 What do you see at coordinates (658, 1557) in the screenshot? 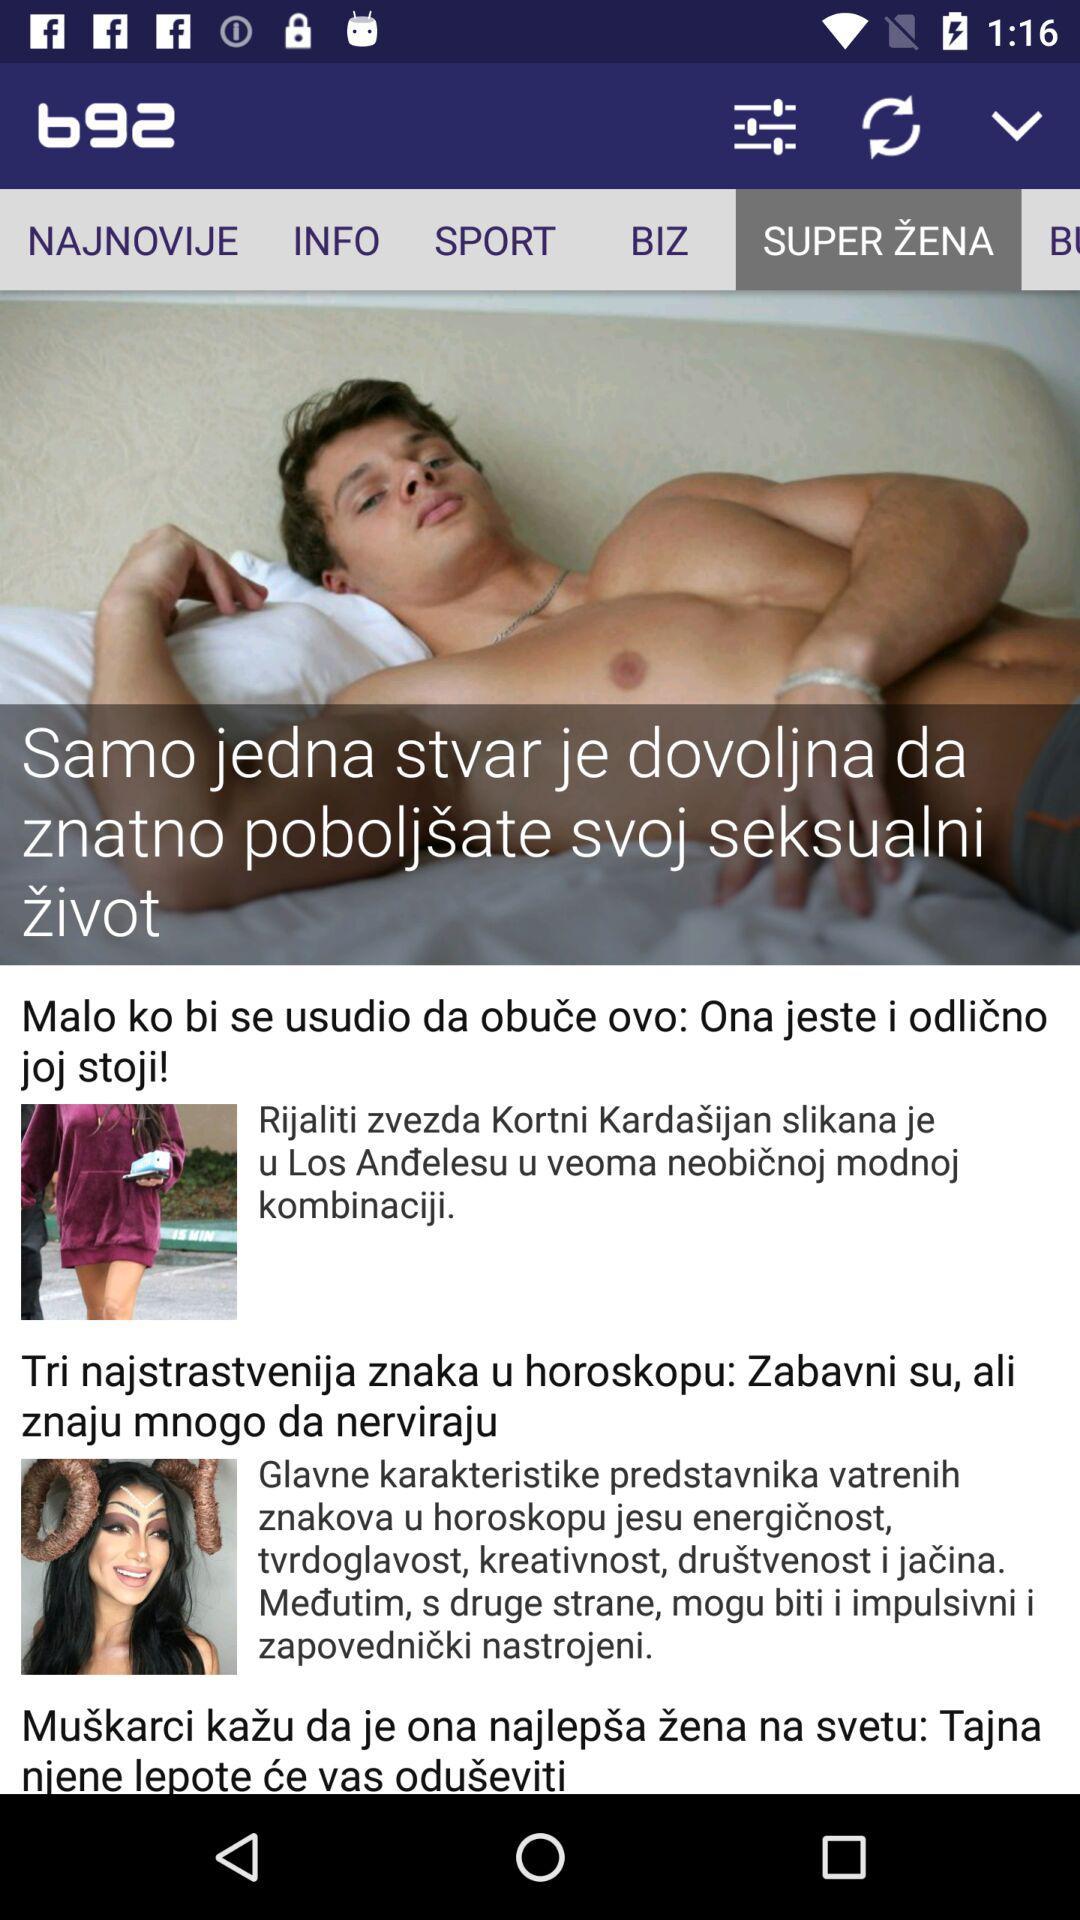
I see `glavne karakteristike predstavnika app` at bounding box center [658, 1557].